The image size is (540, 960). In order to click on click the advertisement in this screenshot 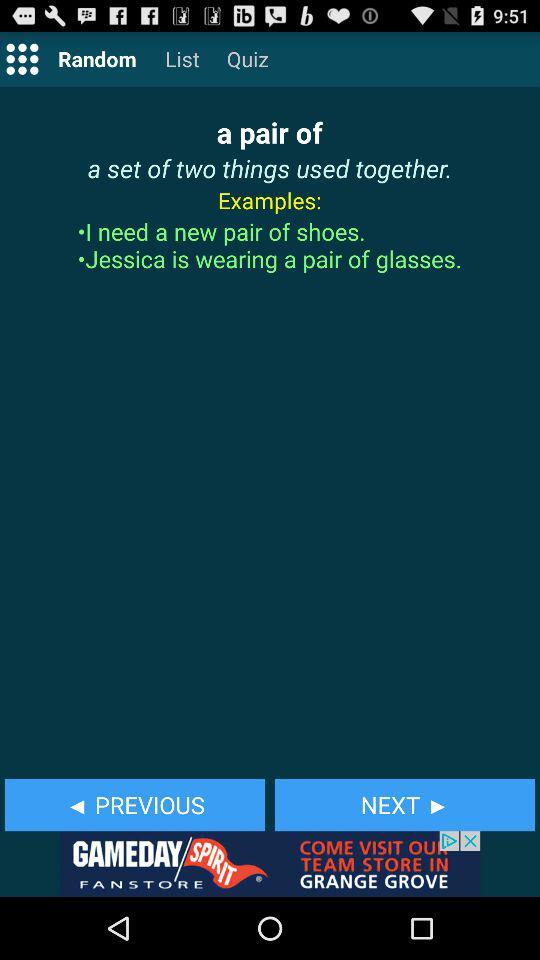, I will do `click(270, 863)`.